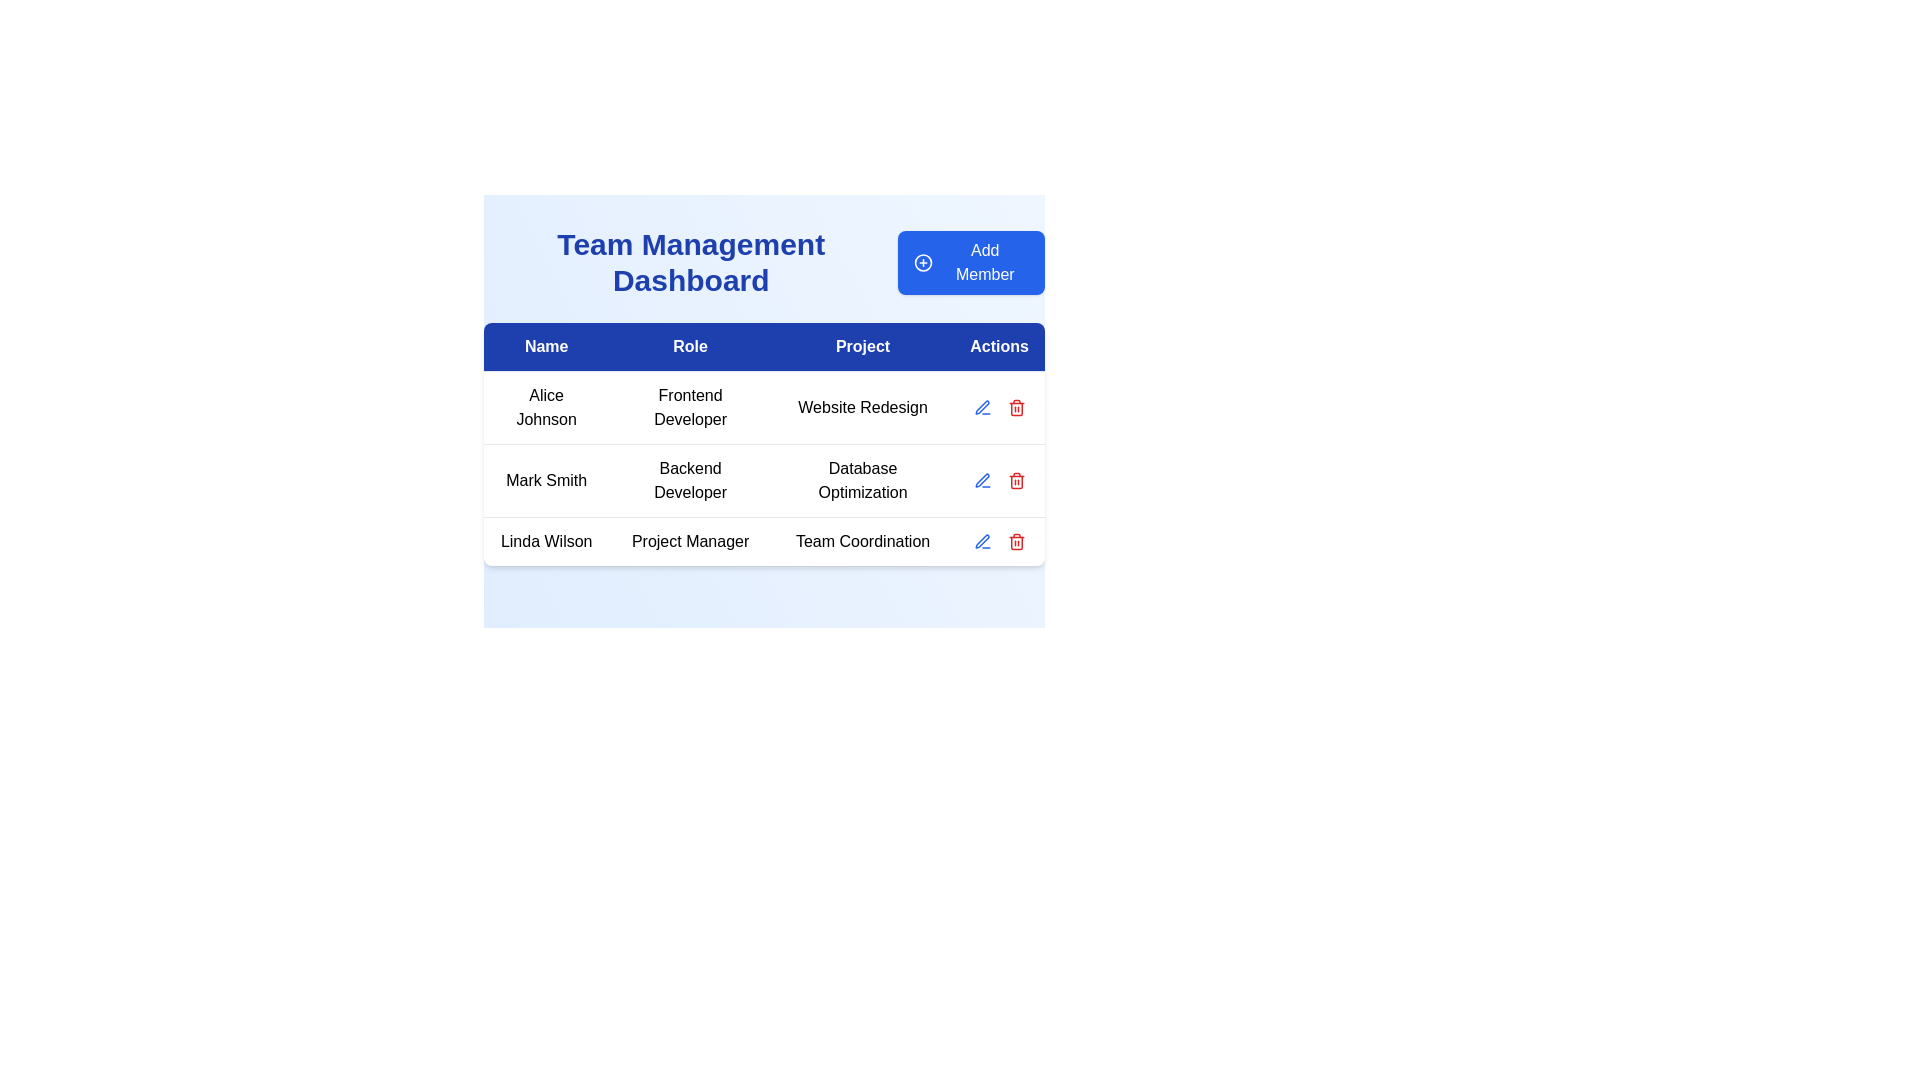  I want to click on the Text label that displays the name of the project associated with the corresponding person and role in the first row of the table under the 'Project' column, so click(863, 407).